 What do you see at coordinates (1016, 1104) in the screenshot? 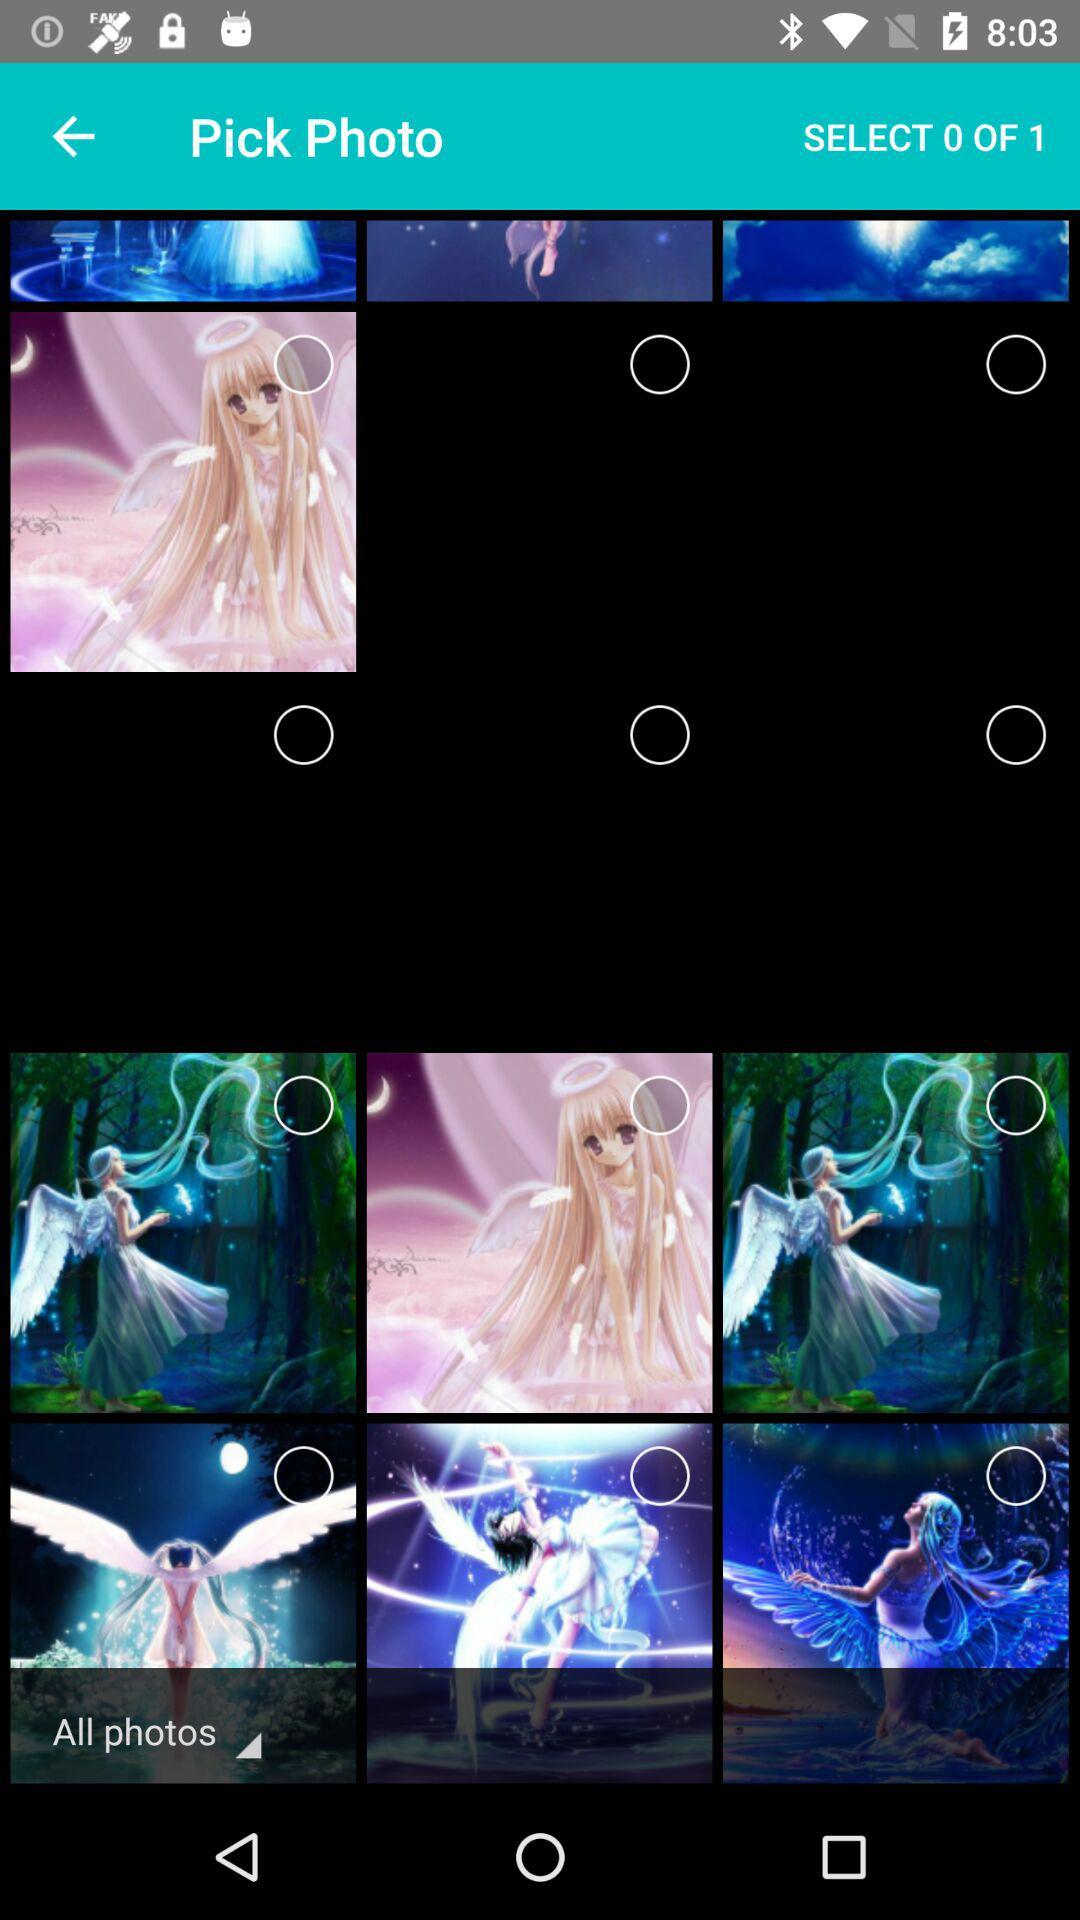
I see `menu pega` at bounding box center [1016, 1104].